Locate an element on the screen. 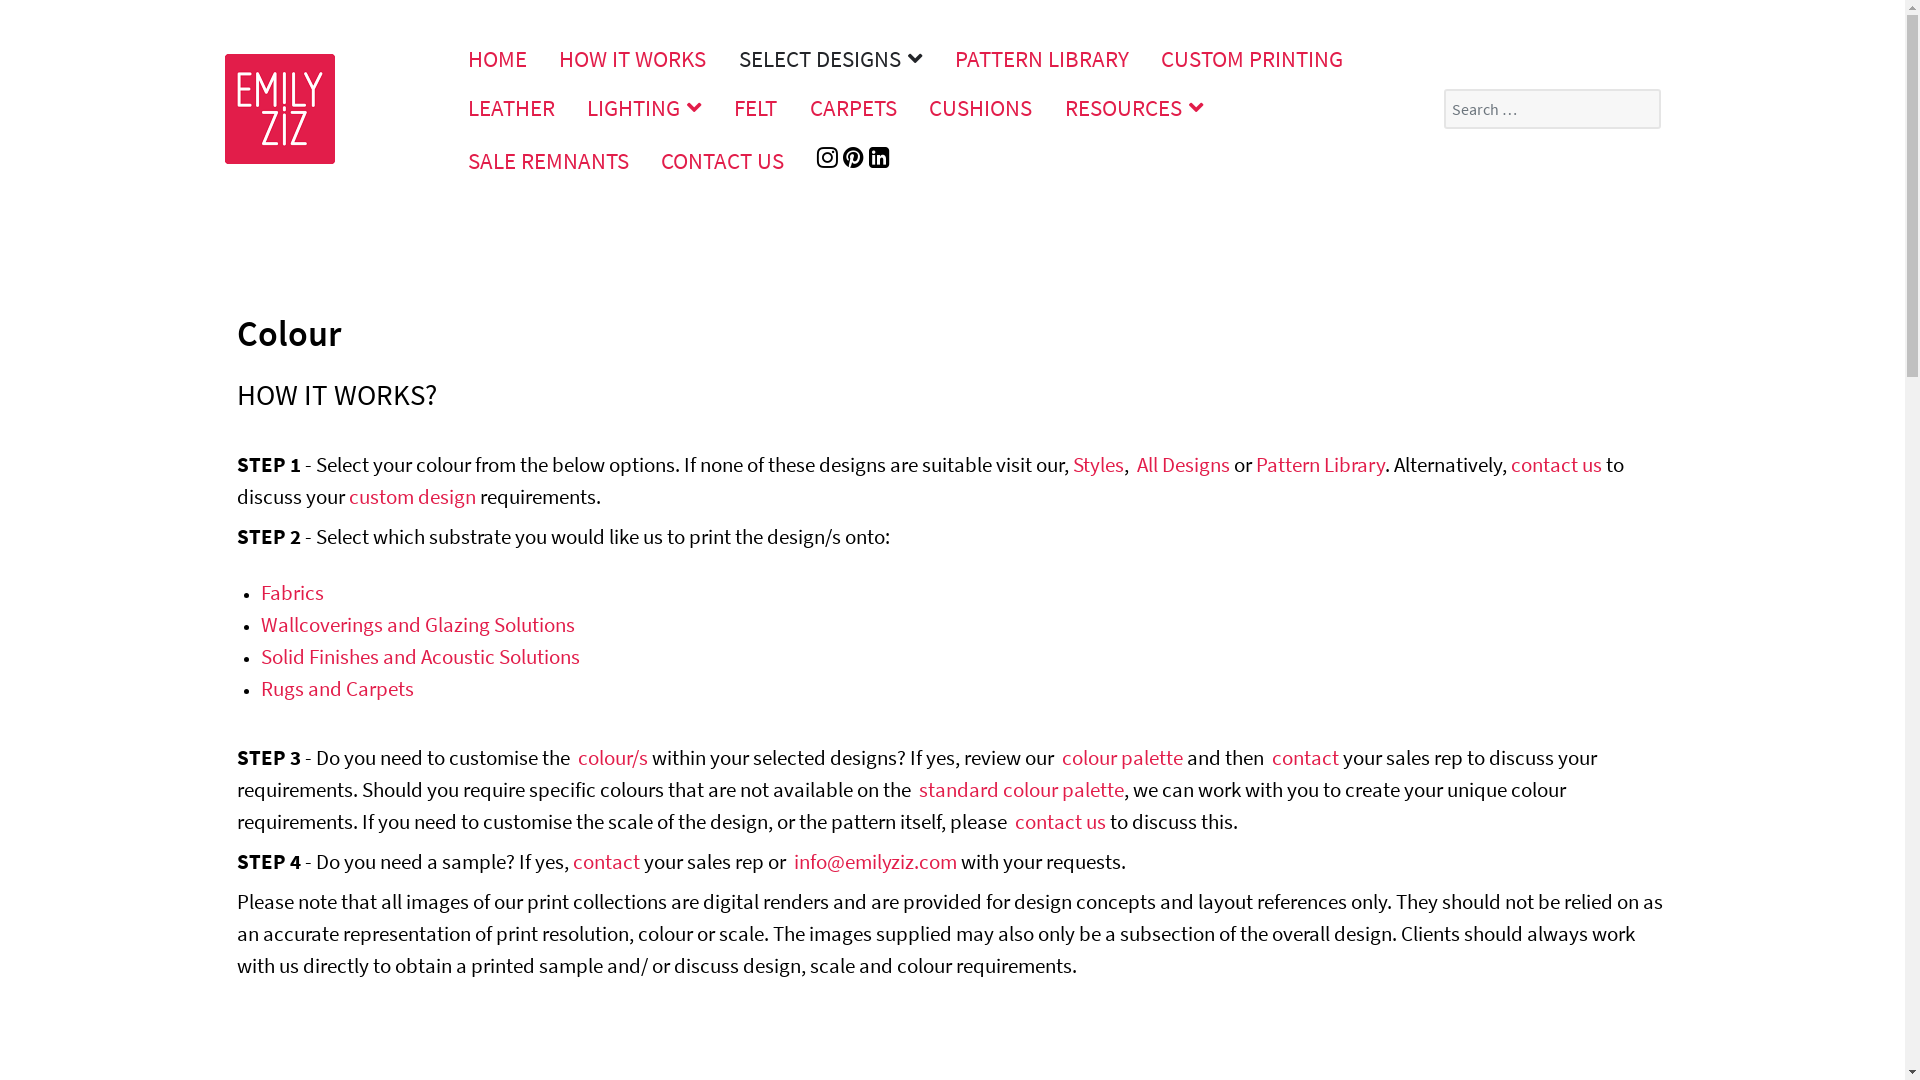 This screenshot has width=1920, height=1080. 'Solid Finishes and Acoustic Solutions' is located at coordinates (418, 656).